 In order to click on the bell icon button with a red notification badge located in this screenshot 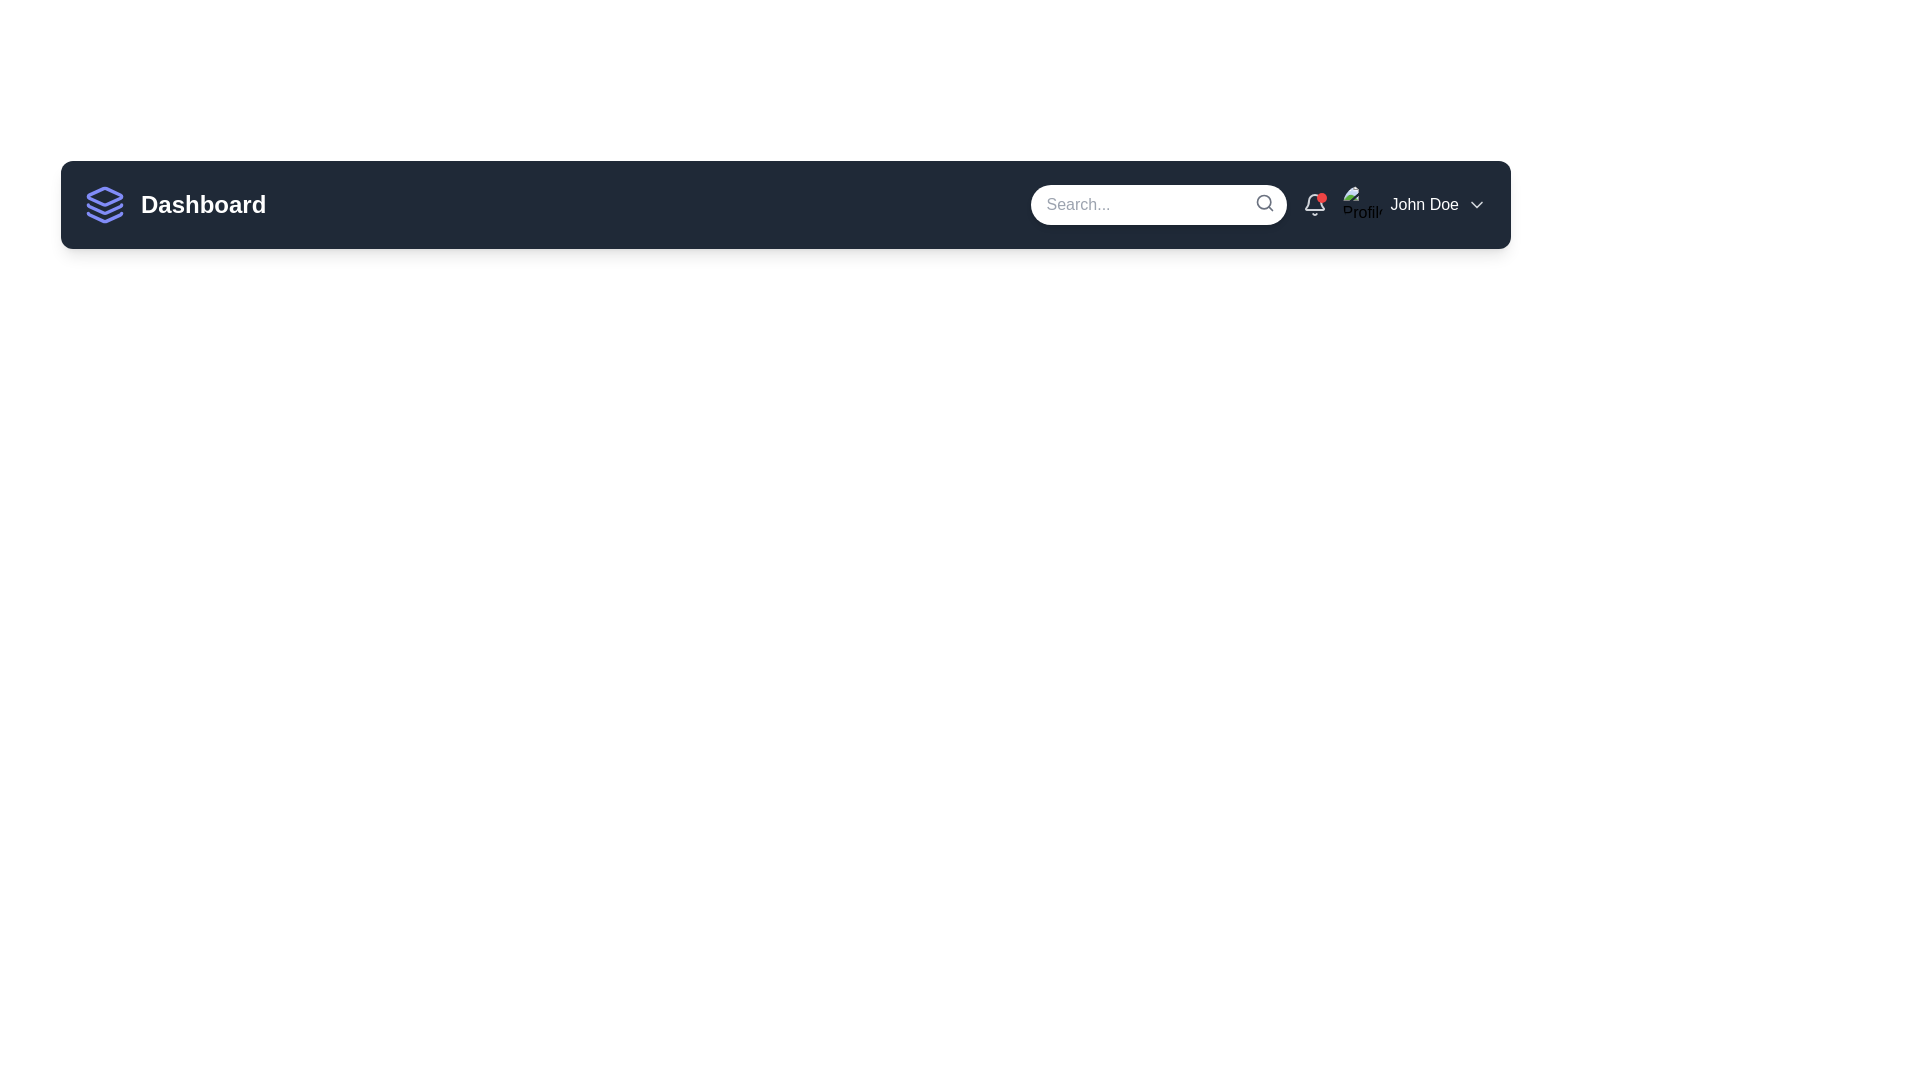, I will do `click(1314, 204)`.